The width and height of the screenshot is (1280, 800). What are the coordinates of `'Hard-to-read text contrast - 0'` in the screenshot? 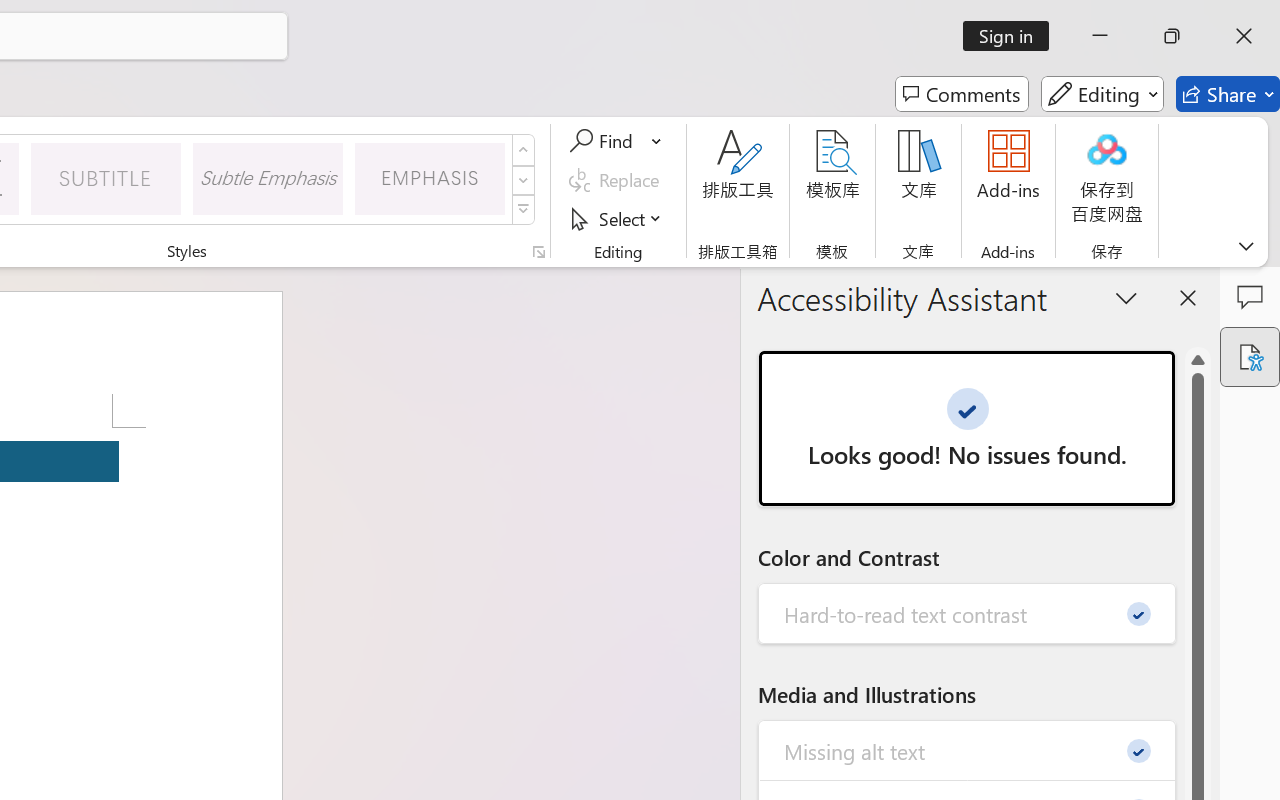 It's located at (967, 614).